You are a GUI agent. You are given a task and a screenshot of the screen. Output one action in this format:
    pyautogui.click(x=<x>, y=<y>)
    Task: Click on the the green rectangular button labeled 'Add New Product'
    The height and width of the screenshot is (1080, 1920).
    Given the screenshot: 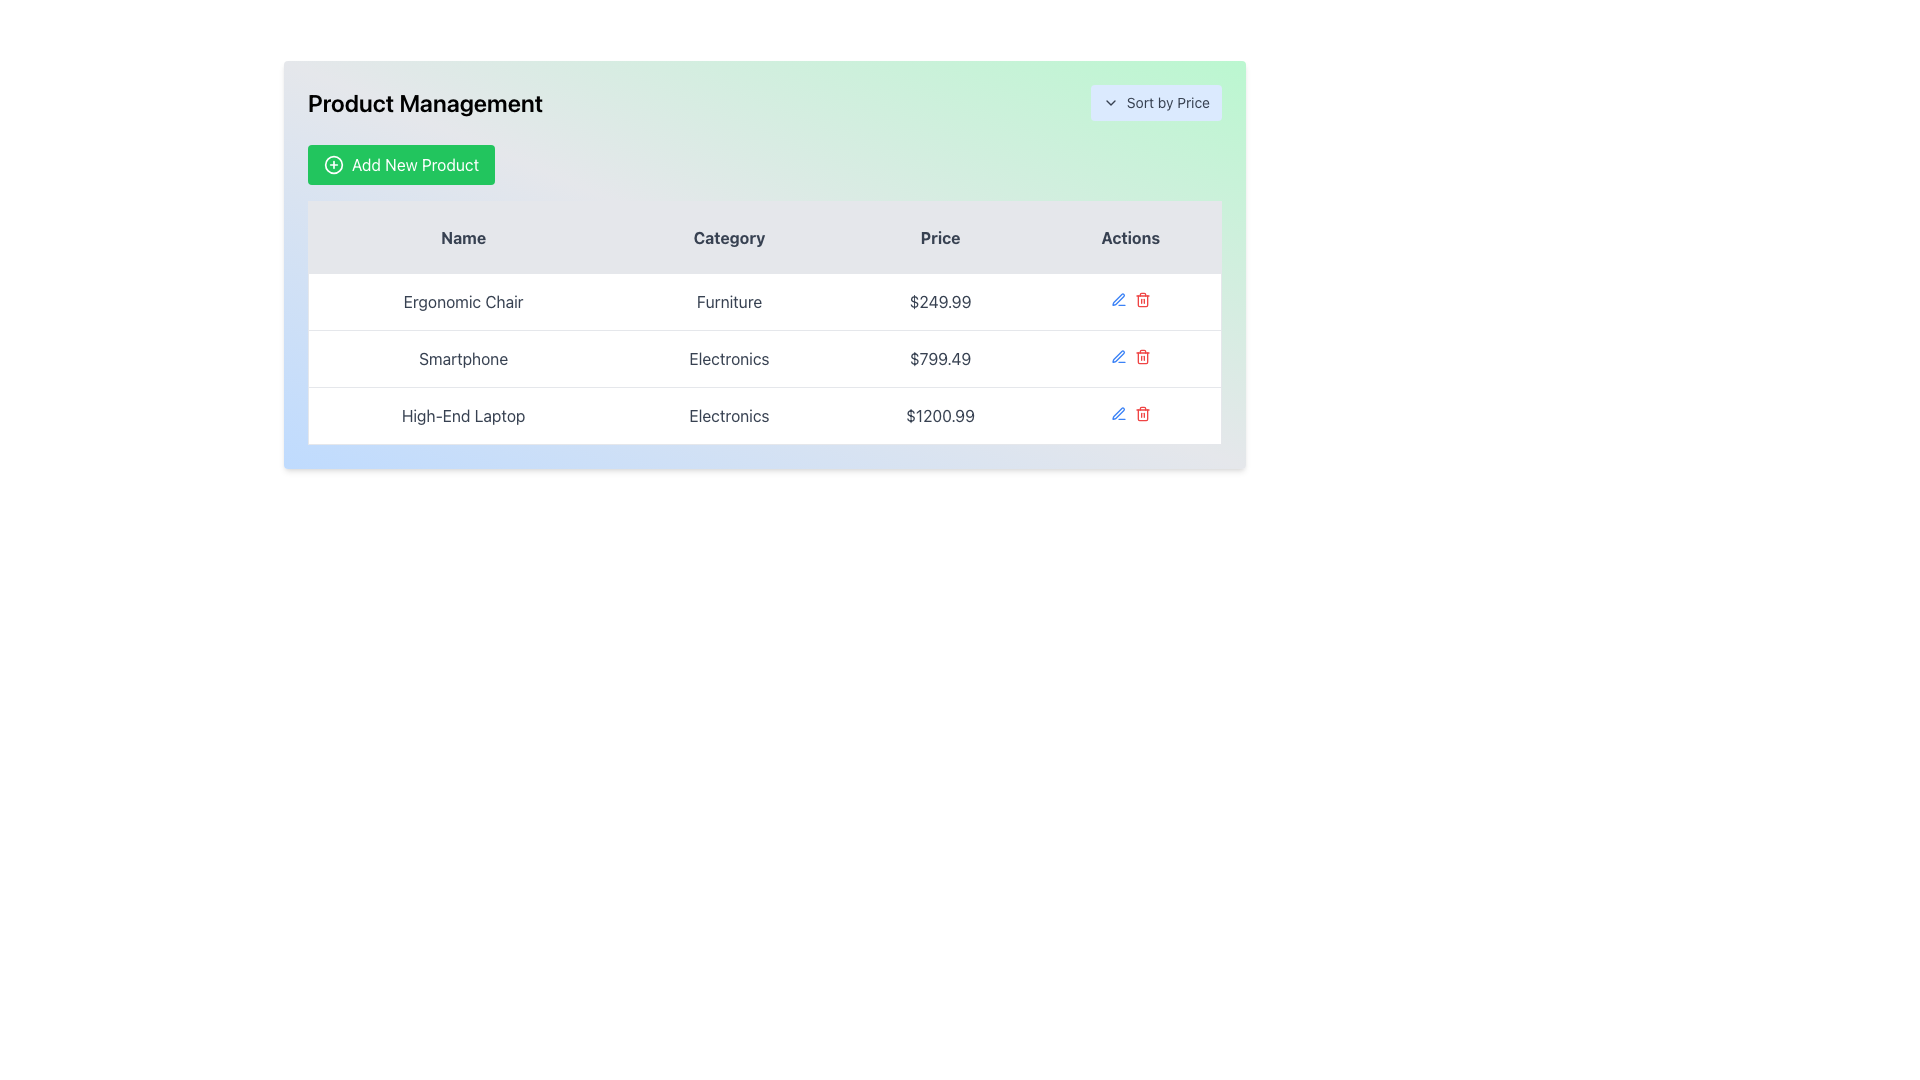 What is the action you would take?
    pyautogui.click(x=400, y=164)
    